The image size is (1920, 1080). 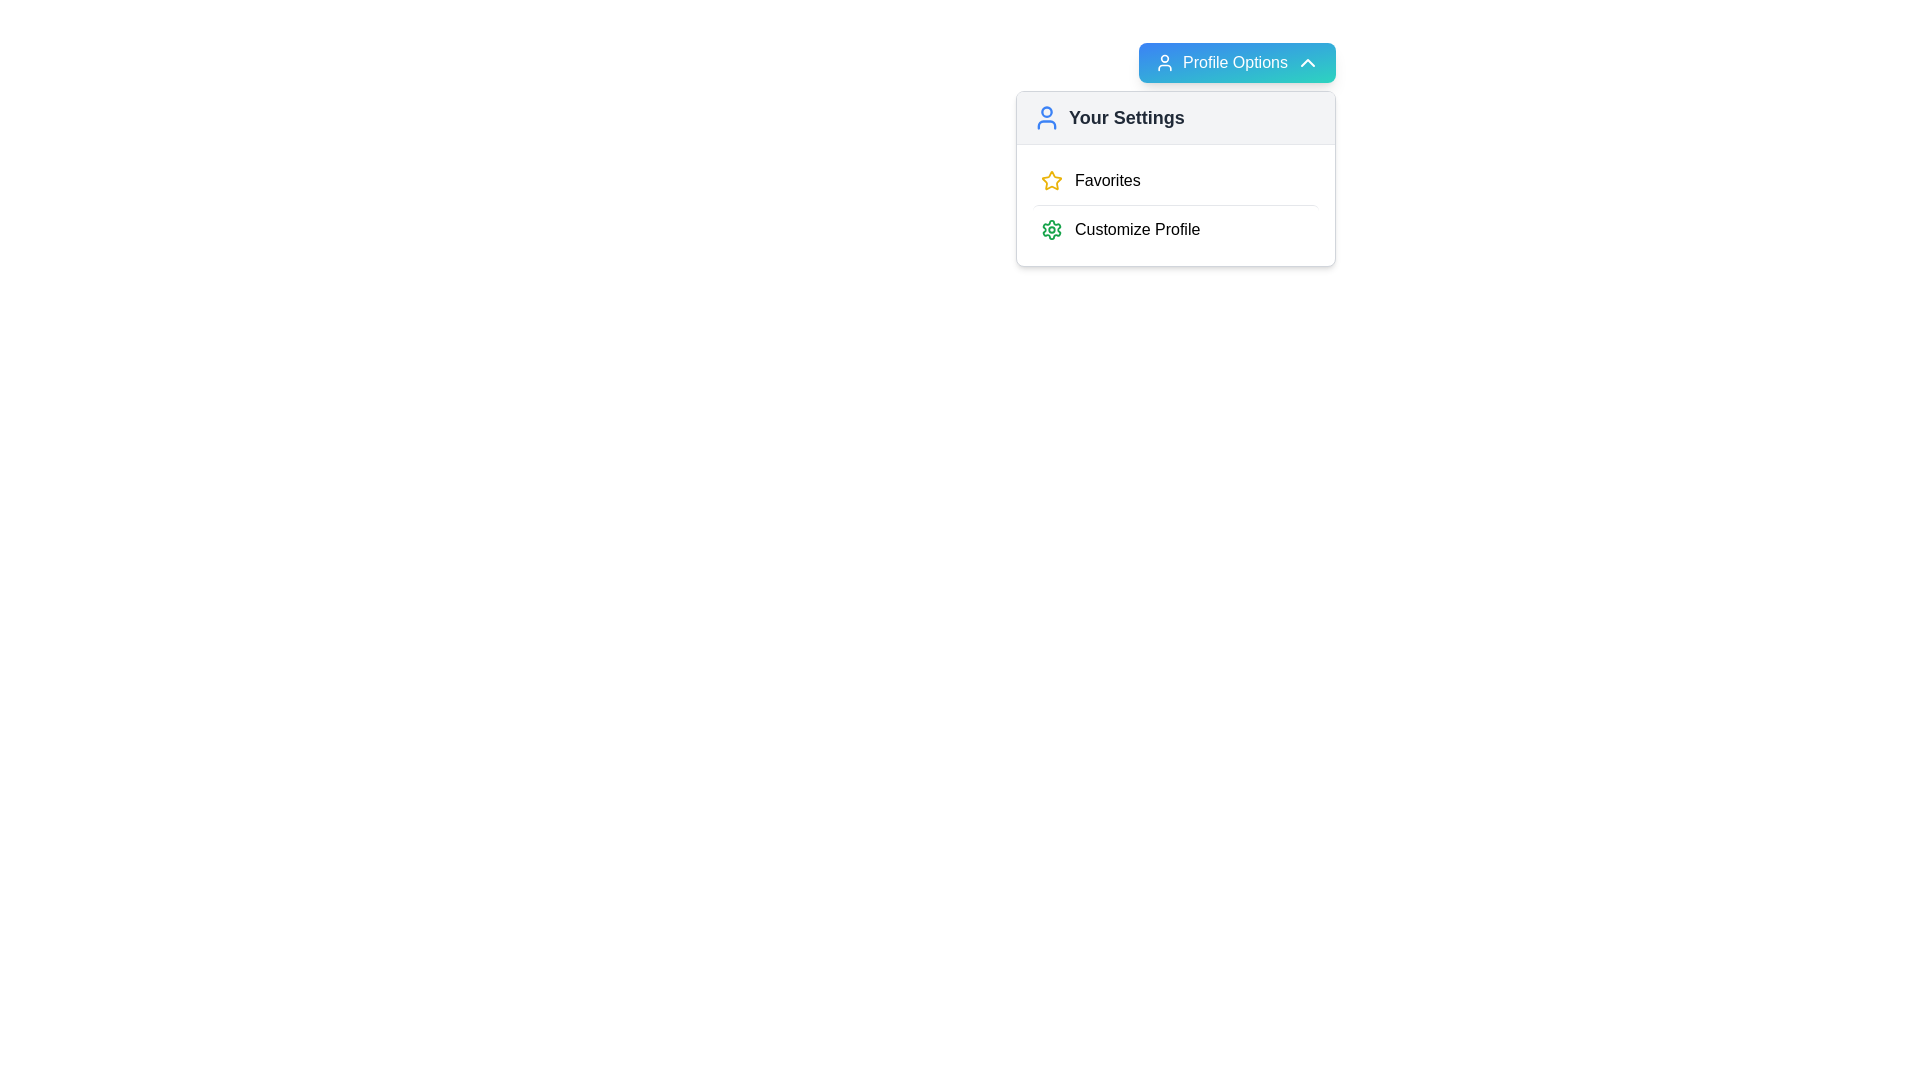 I want to click on the user outline icon, which is styled in bold blue color and positioned to the left of the 'Your Settings' text, so click(x=1045, y=118).